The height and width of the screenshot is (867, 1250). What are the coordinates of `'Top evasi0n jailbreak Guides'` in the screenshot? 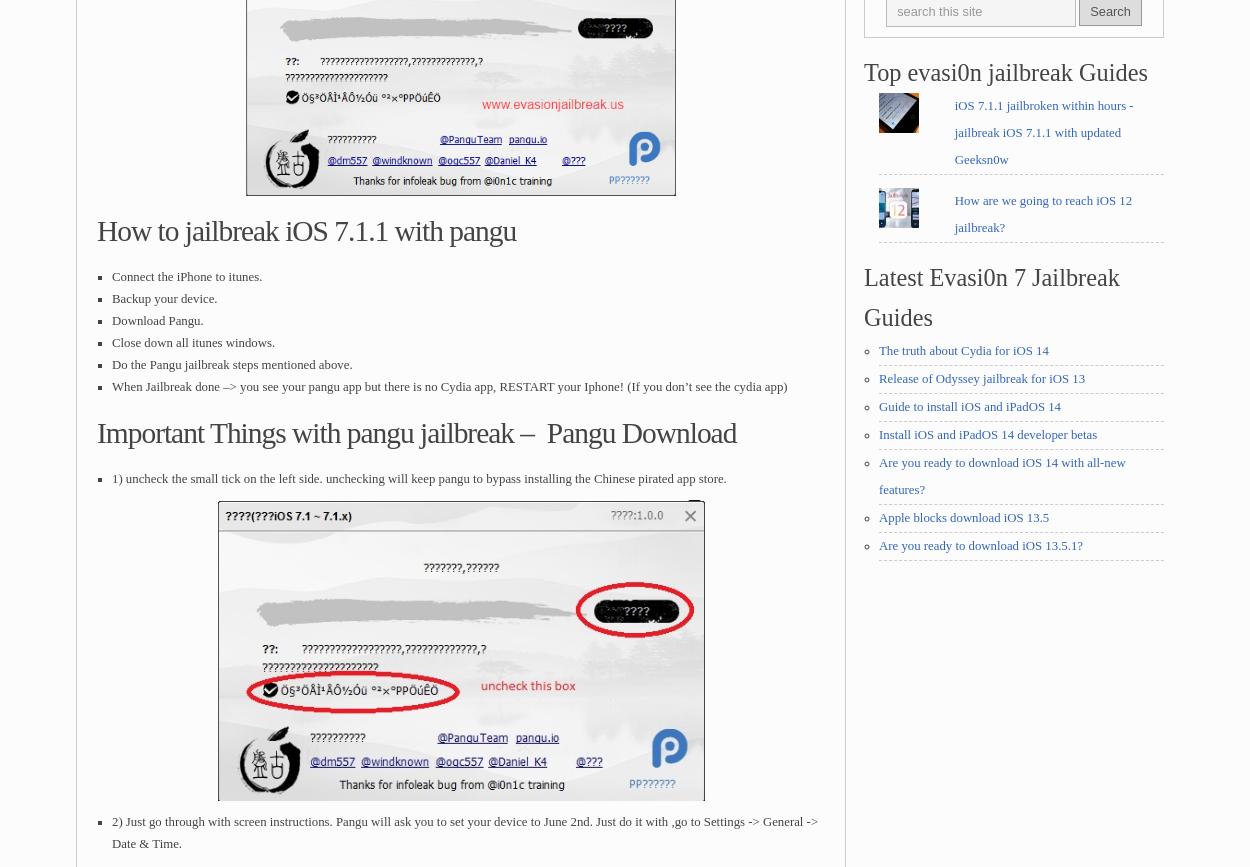 It's located at (1005, 72).